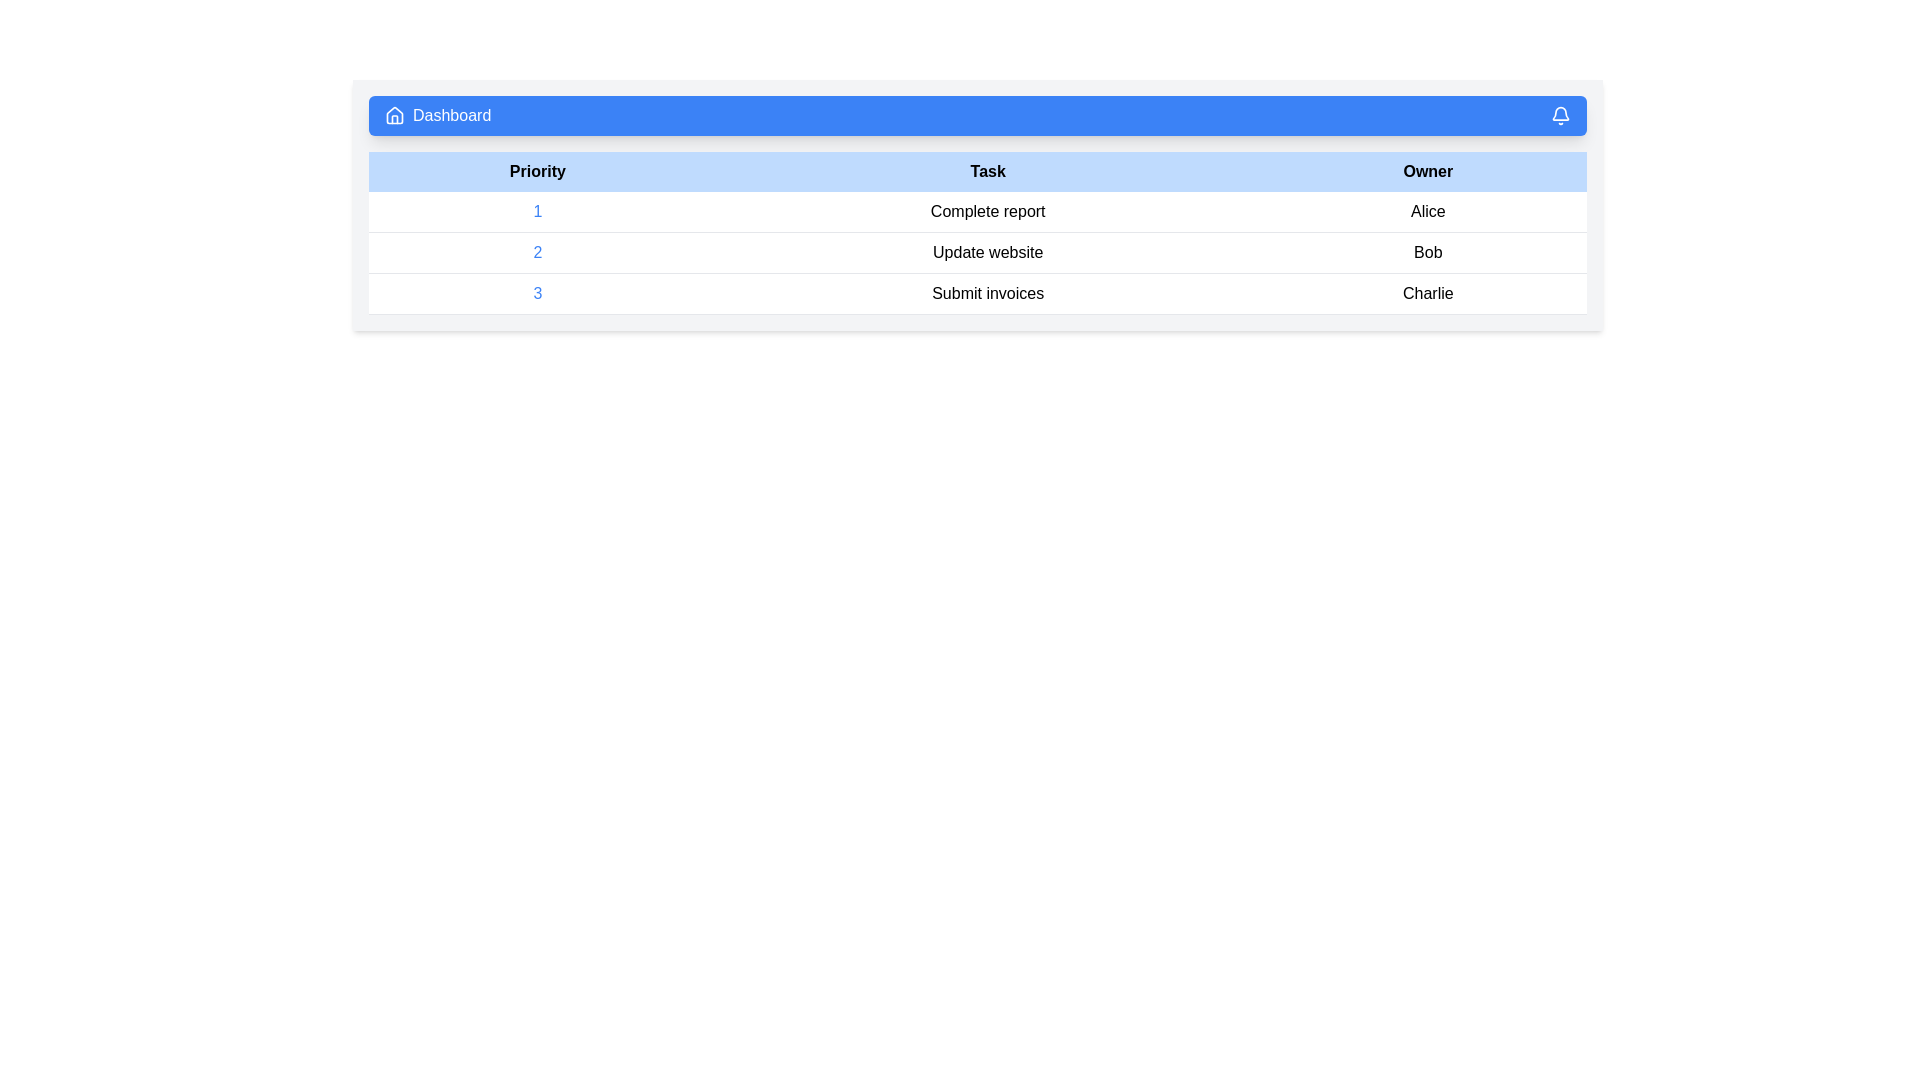  I want to click on the third row in the task management table that contains the priority number '3', the task description 'Submit invoices', and the owner 'Charlie', so click(978, 293).